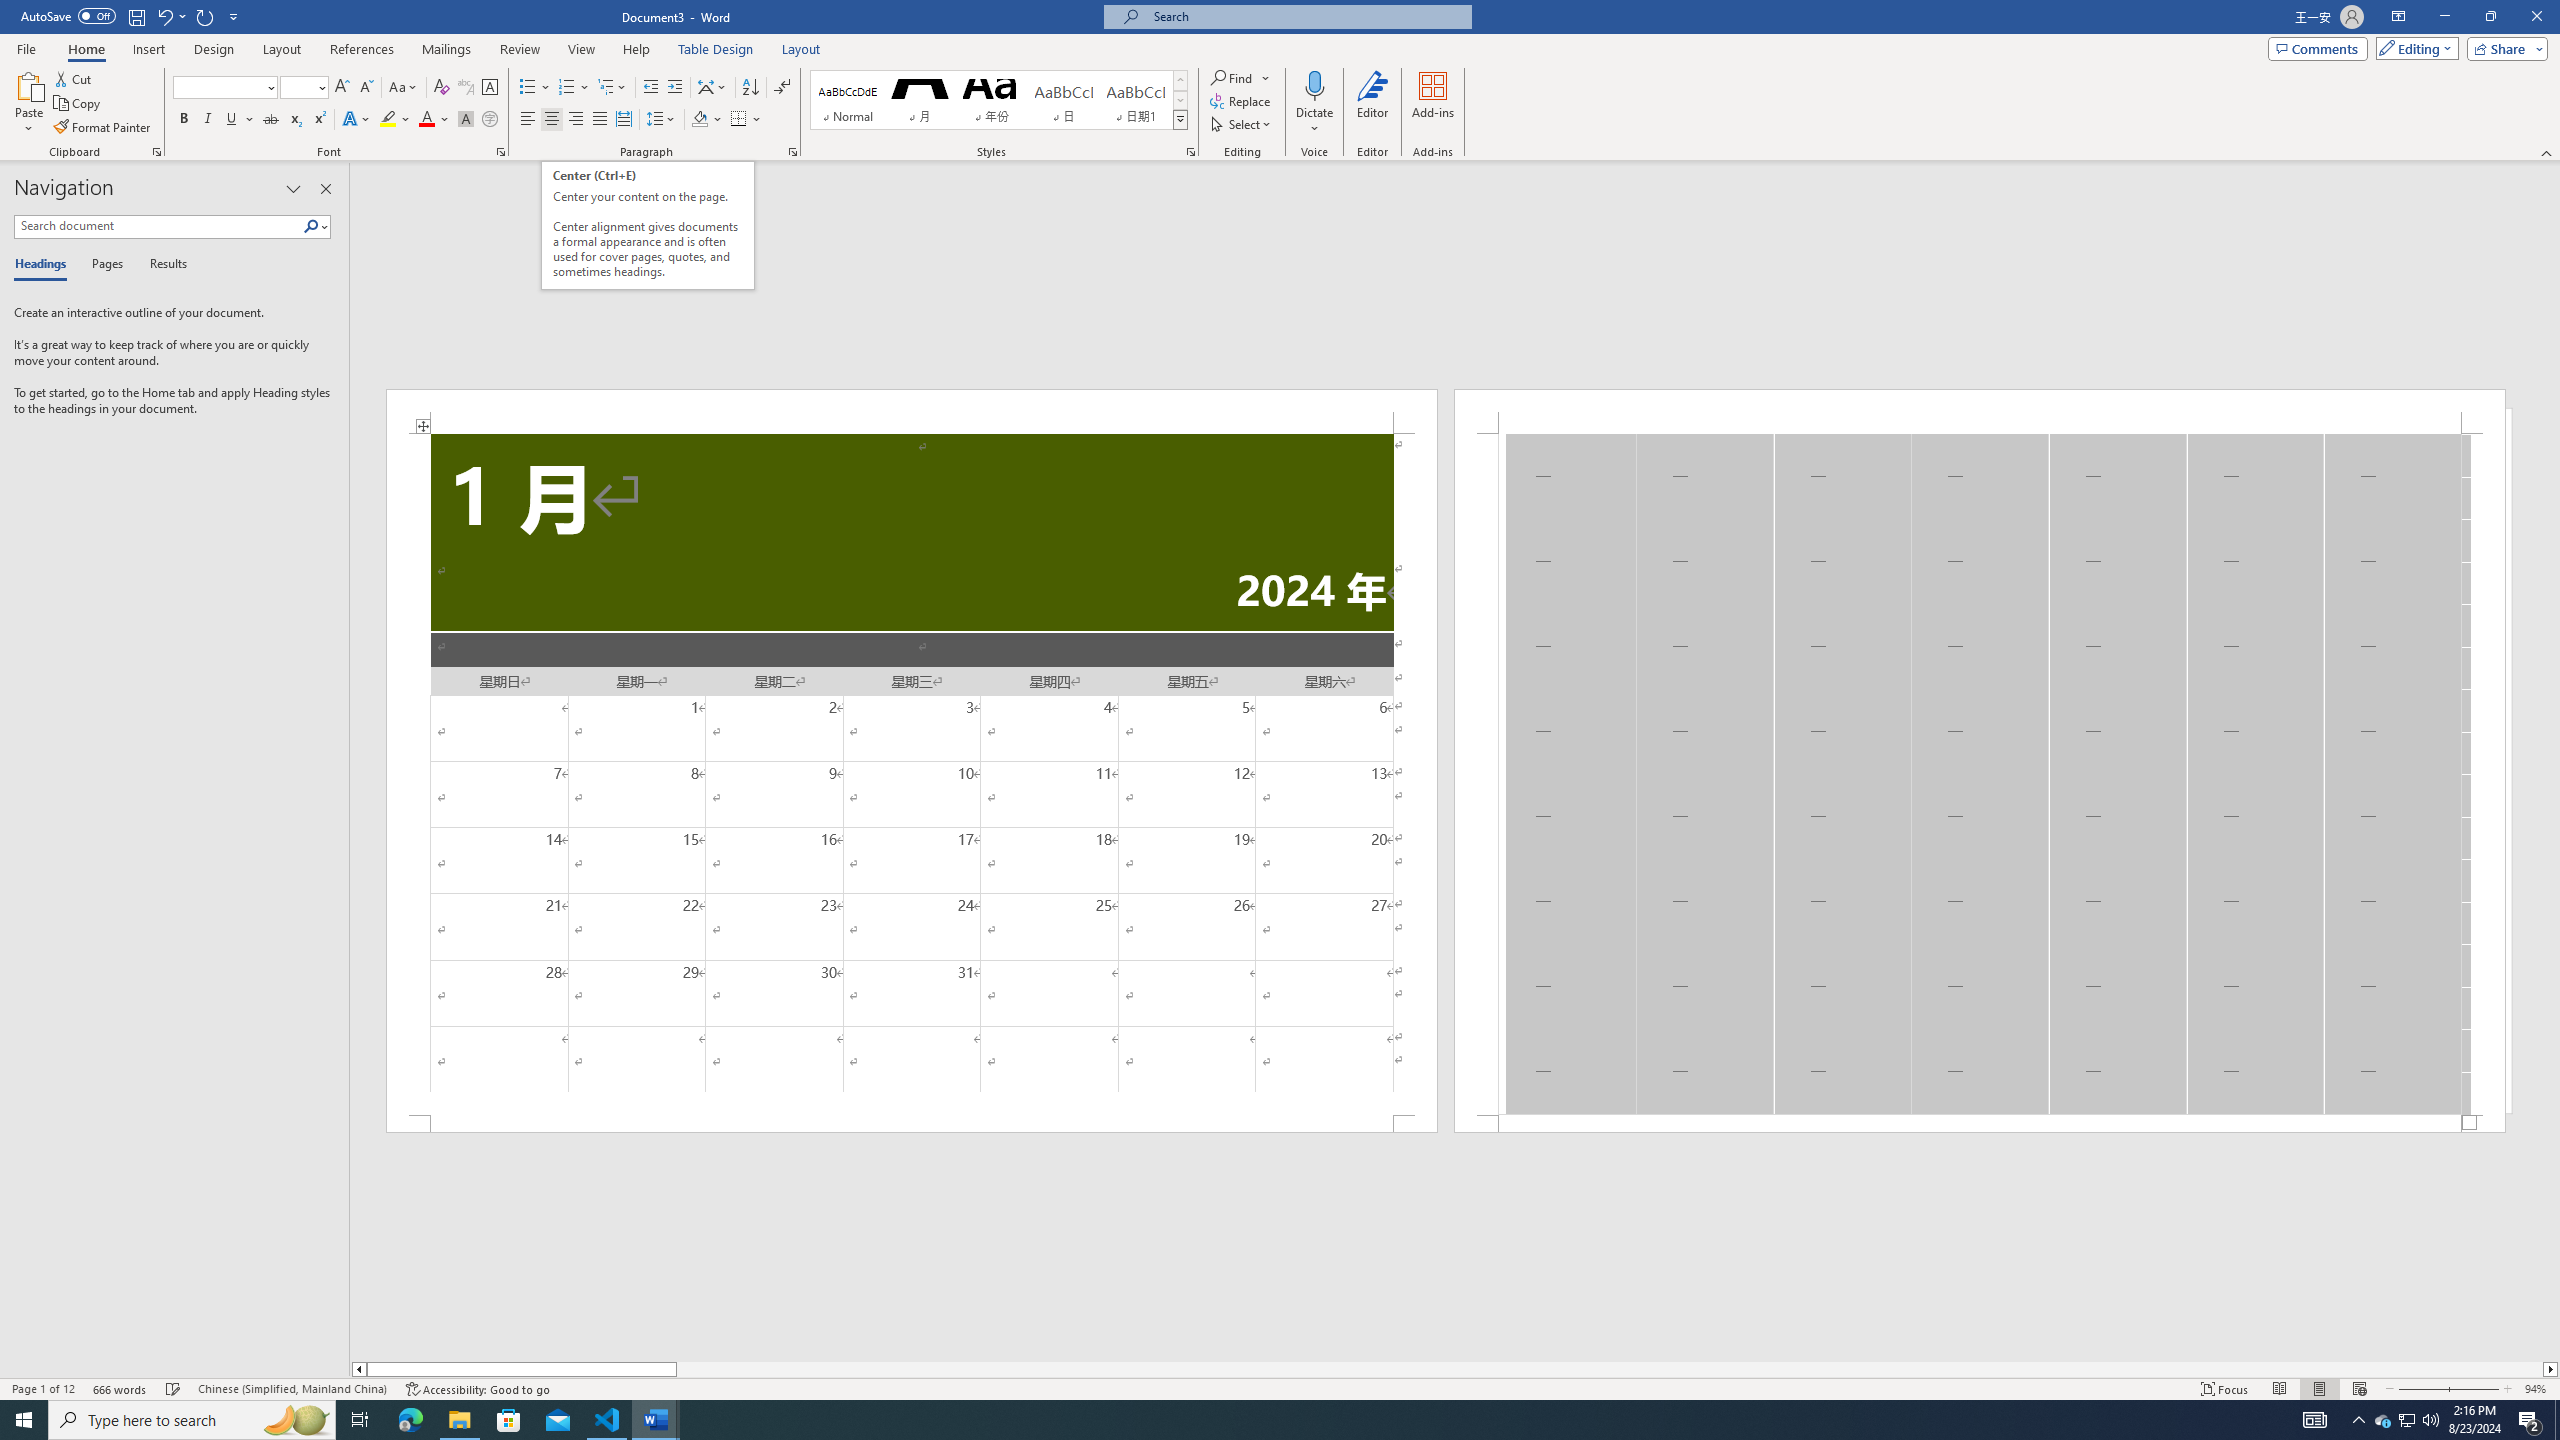  Describe the element at coordinates (464, 118) in the screenshot. I see `'Character Shading'` at that location.